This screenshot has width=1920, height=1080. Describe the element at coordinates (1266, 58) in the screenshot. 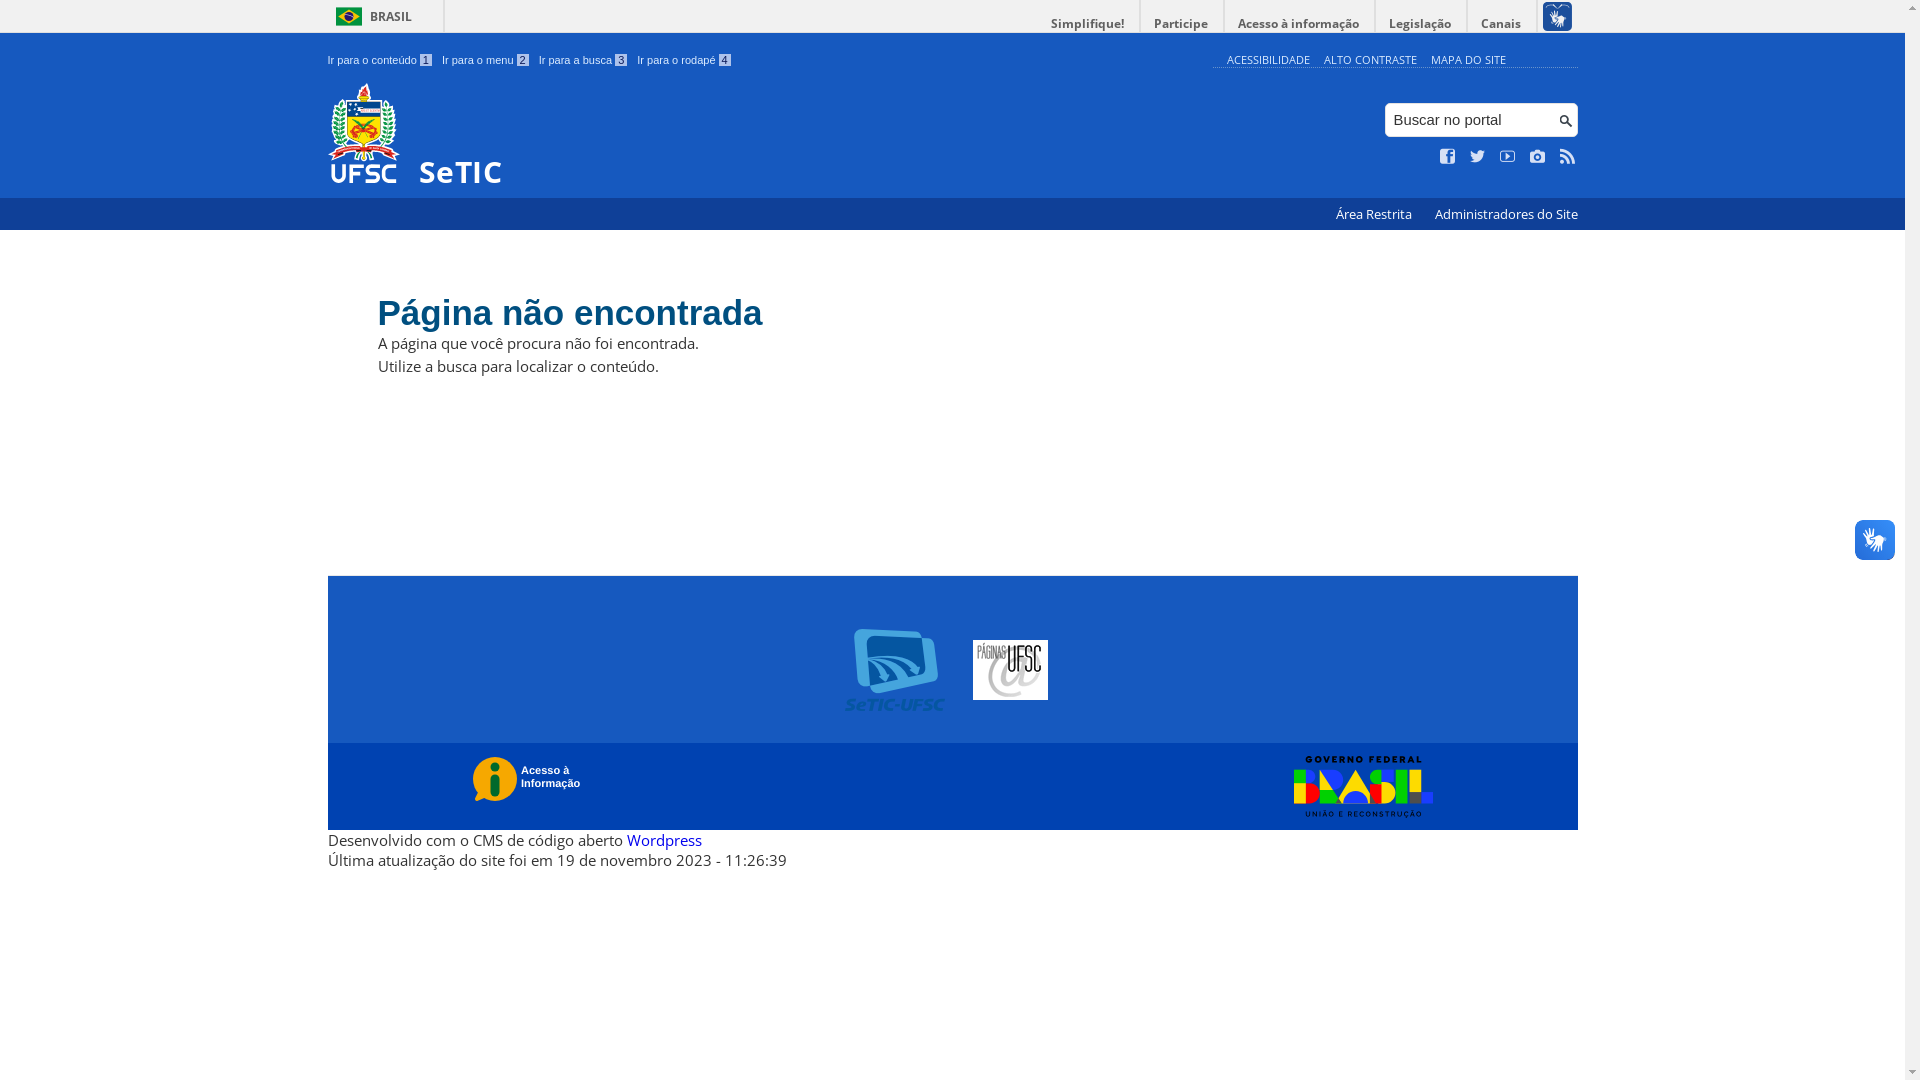

I see `'ACESSIBILIDADE'` at that location.